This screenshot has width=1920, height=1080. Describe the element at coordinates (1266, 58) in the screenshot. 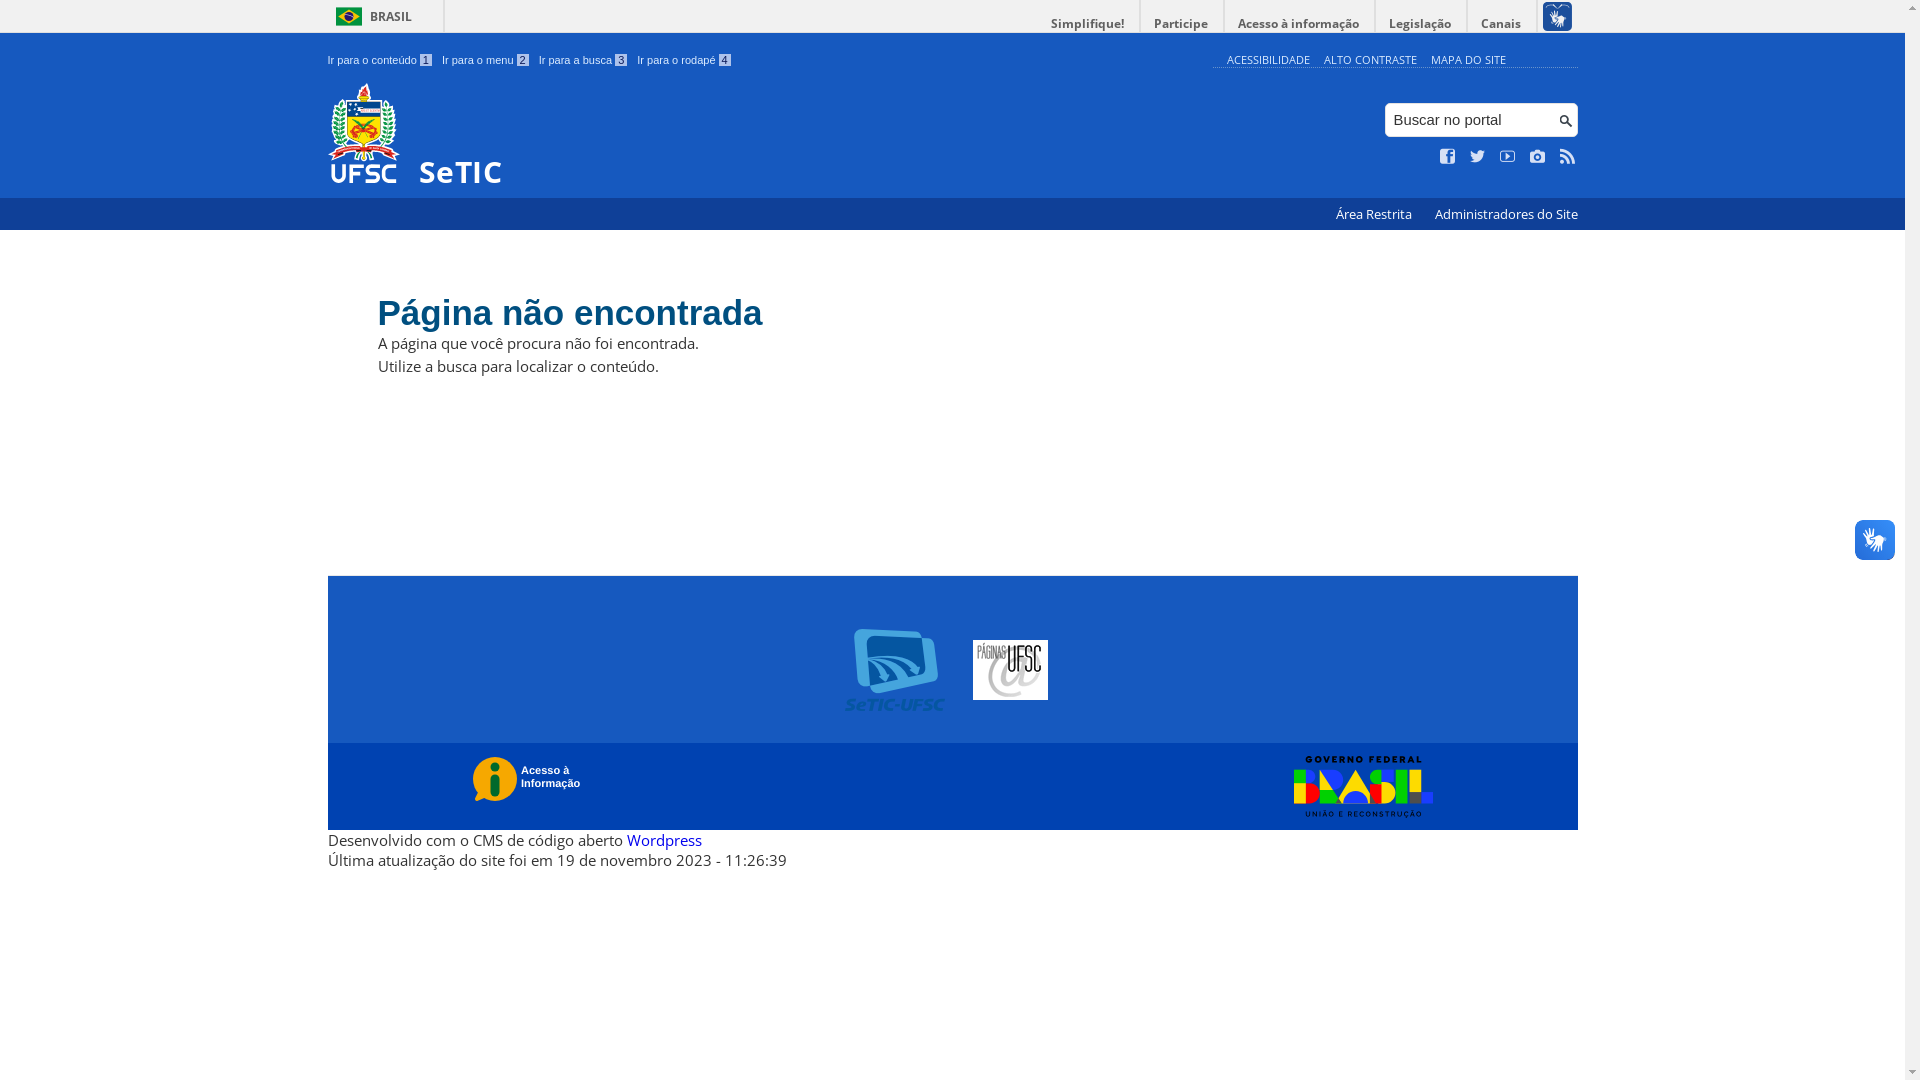

I see `'ACESSIBILIDADE'` at that location.